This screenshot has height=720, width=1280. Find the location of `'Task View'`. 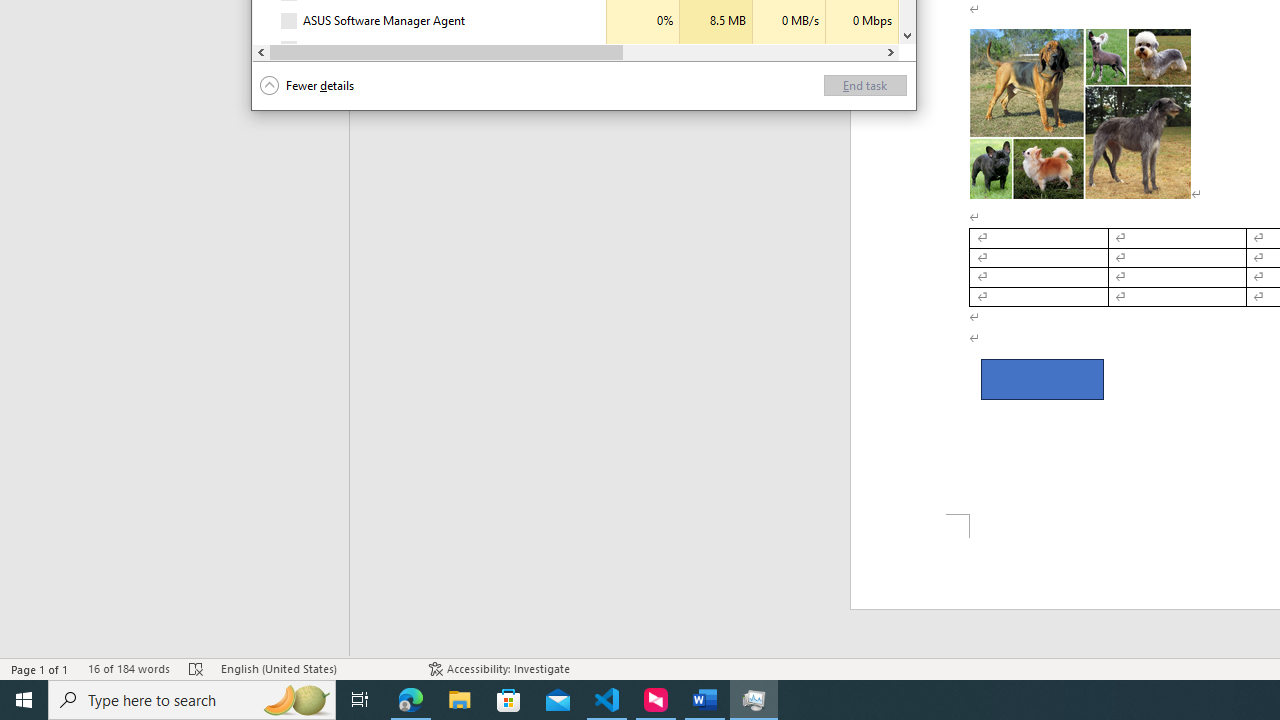

'Task View' is located at coordinates (359, 698).